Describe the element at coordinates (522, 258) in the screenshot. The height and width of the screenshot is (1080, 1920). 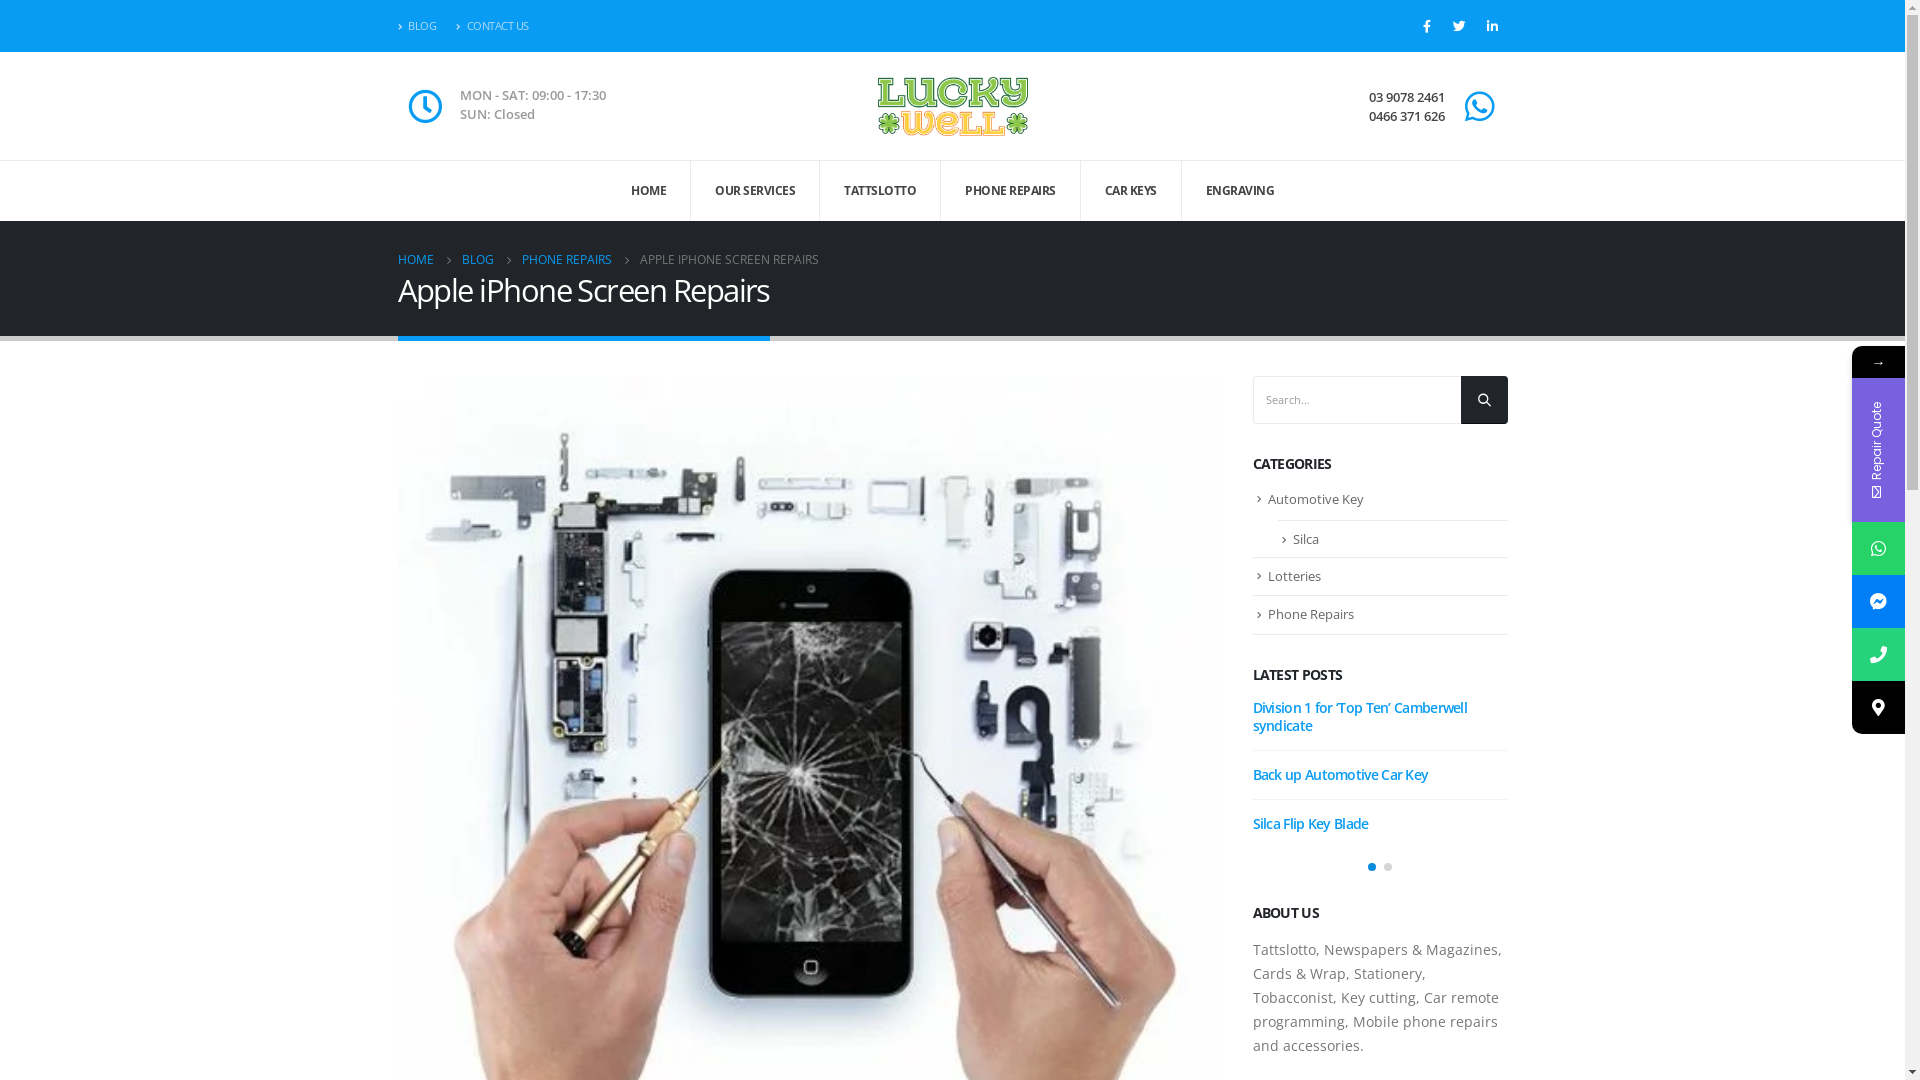
I see `'PHONE REPAIRS'` at that location.